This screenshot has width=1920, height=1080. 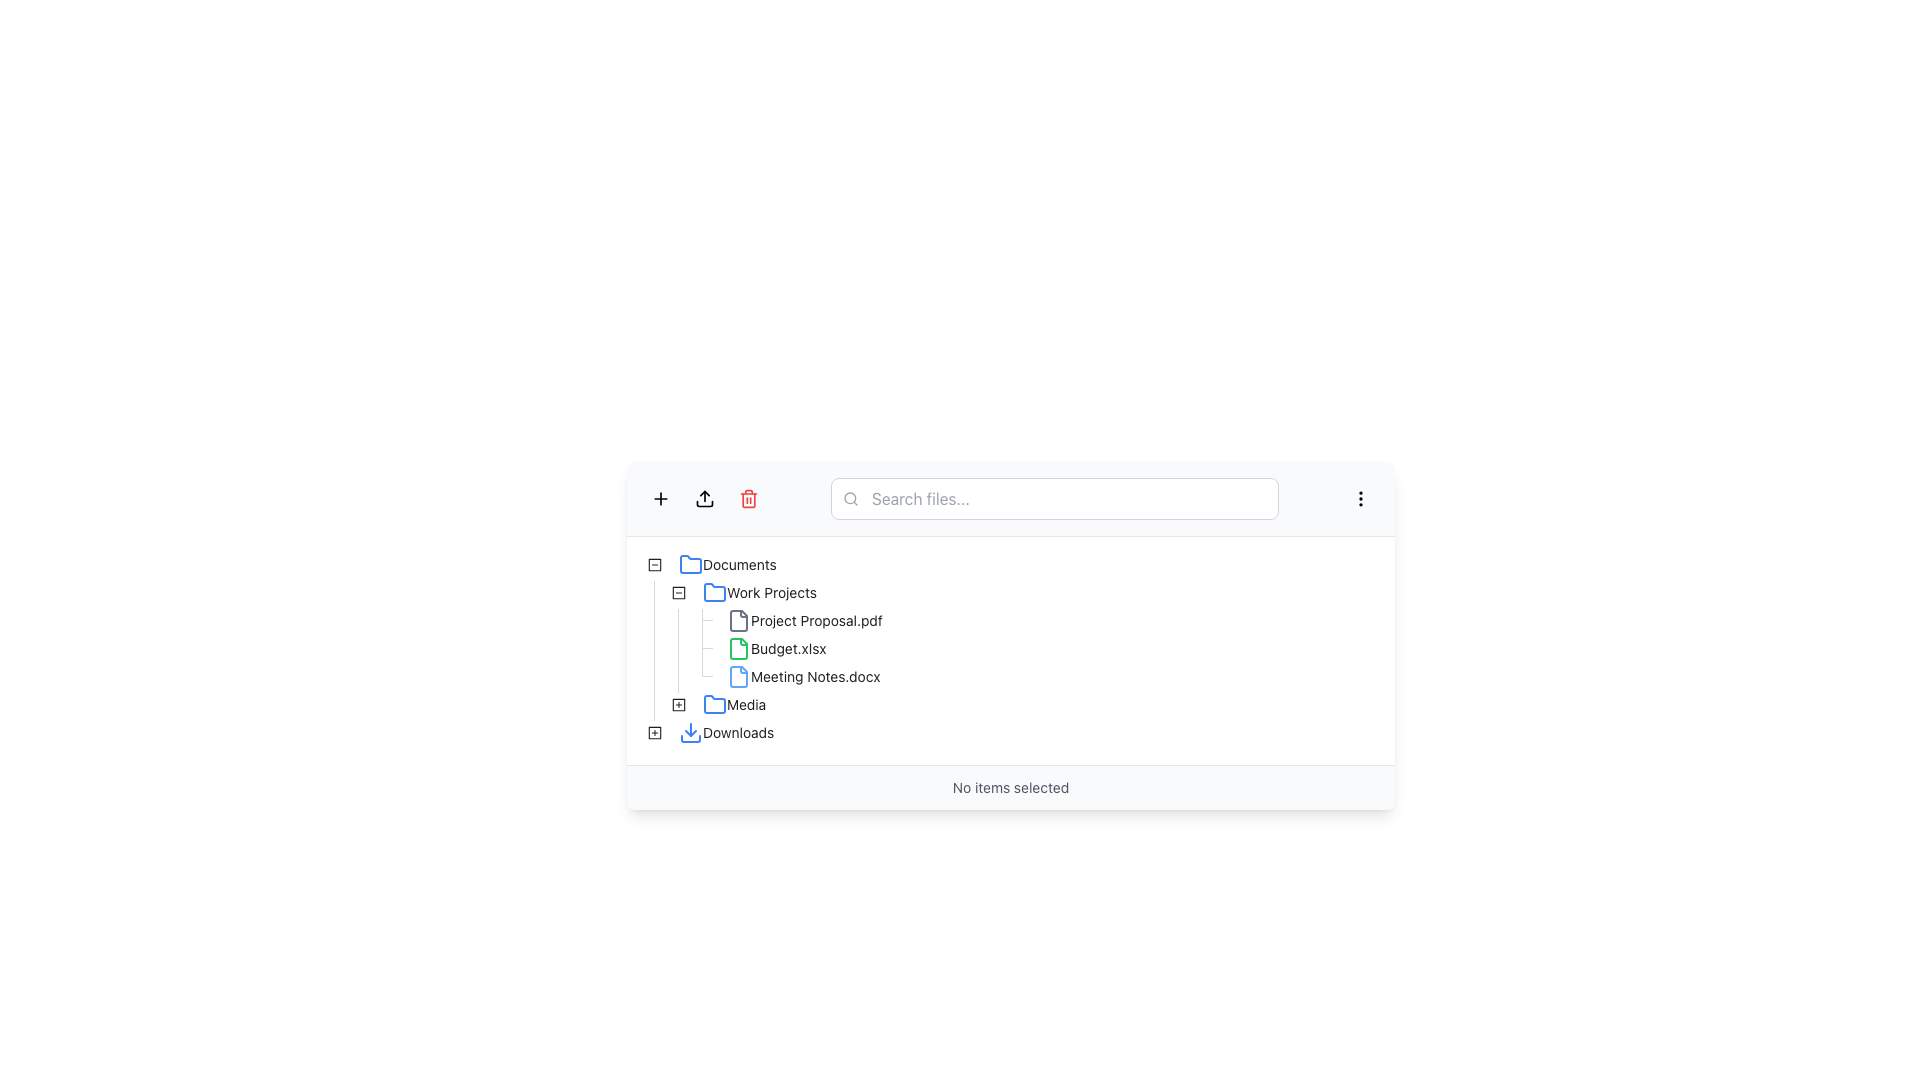 What do you see at coordinates (738, 648) in the screenshot?
I see `the document icon with a green outline that represents 'Budget.xlsx' located in the file tree structure under 'Documents' > 'Work Projects'` at bounding box center [738, 648].